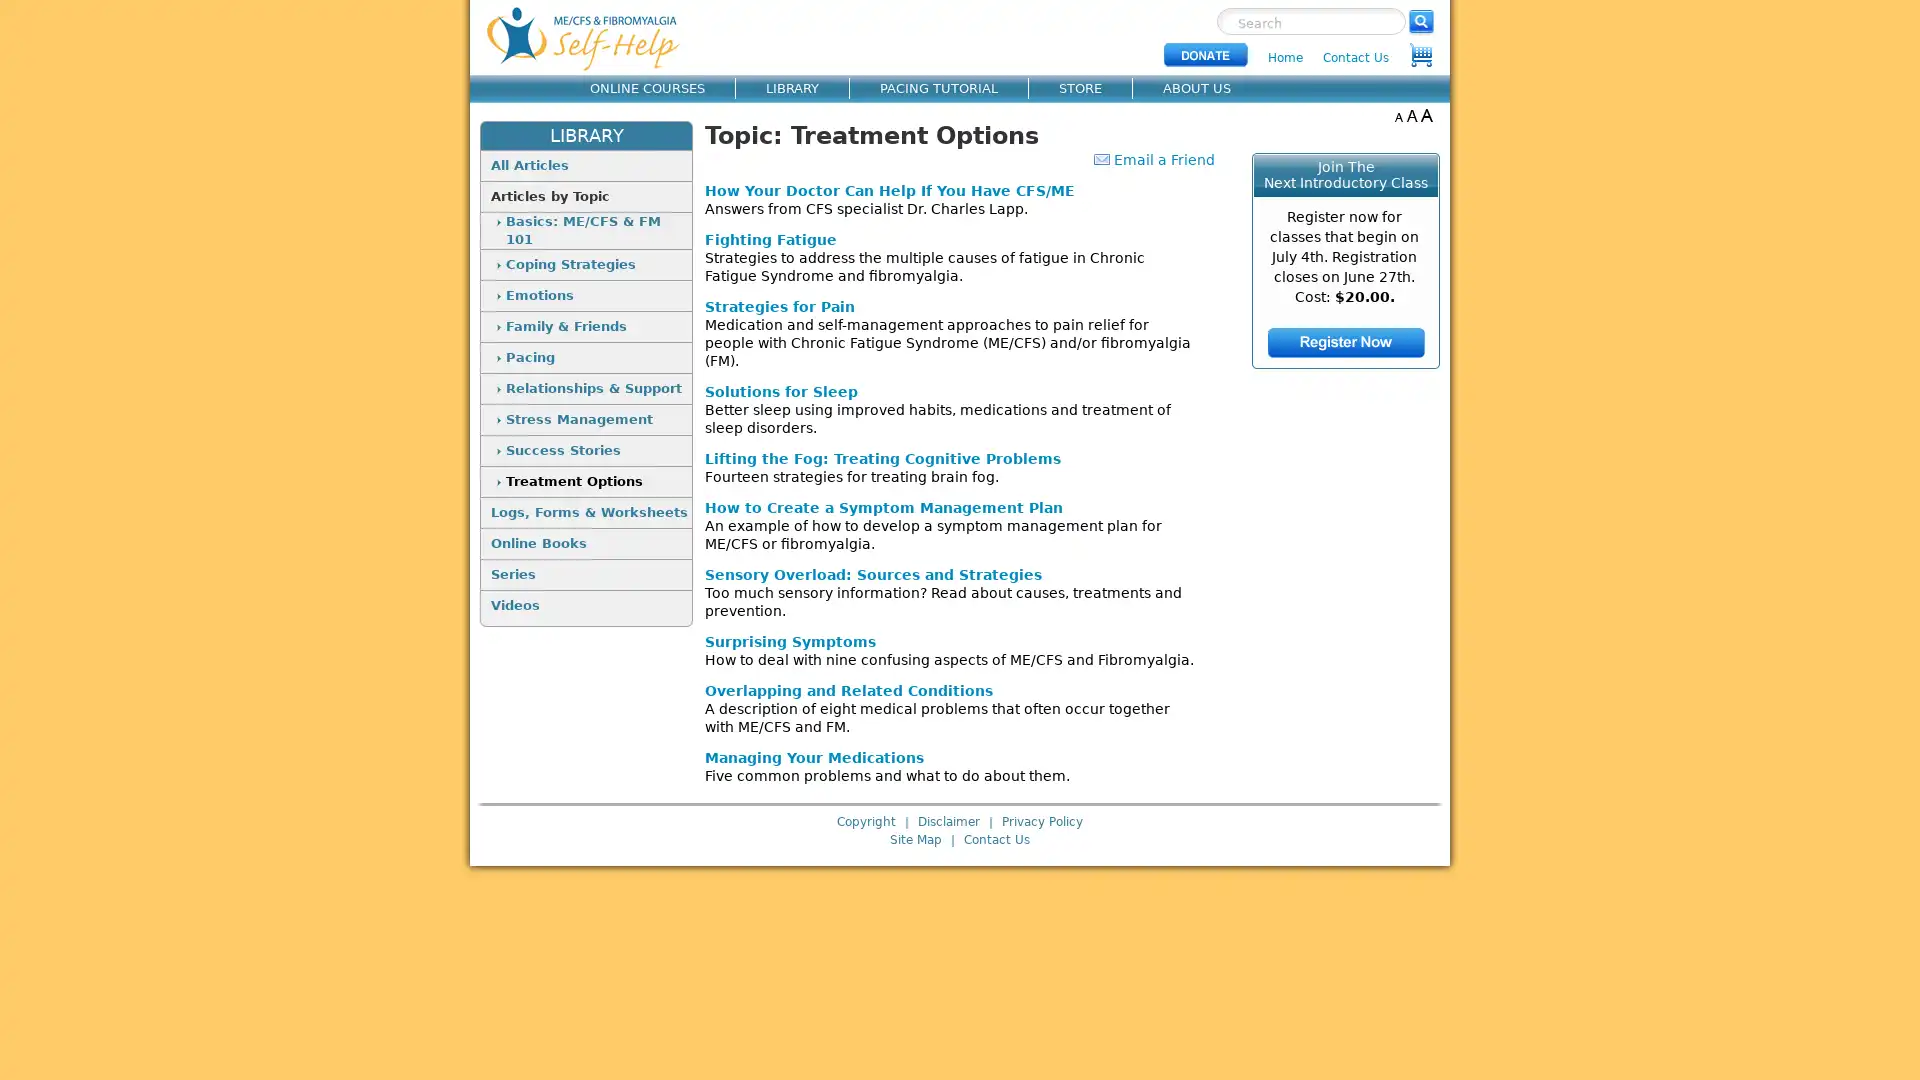 The height and width of the screenshot is (1080, 1920). Describe the element at coordinates (1425, 115) in the screenshot. I see `A` at that location.